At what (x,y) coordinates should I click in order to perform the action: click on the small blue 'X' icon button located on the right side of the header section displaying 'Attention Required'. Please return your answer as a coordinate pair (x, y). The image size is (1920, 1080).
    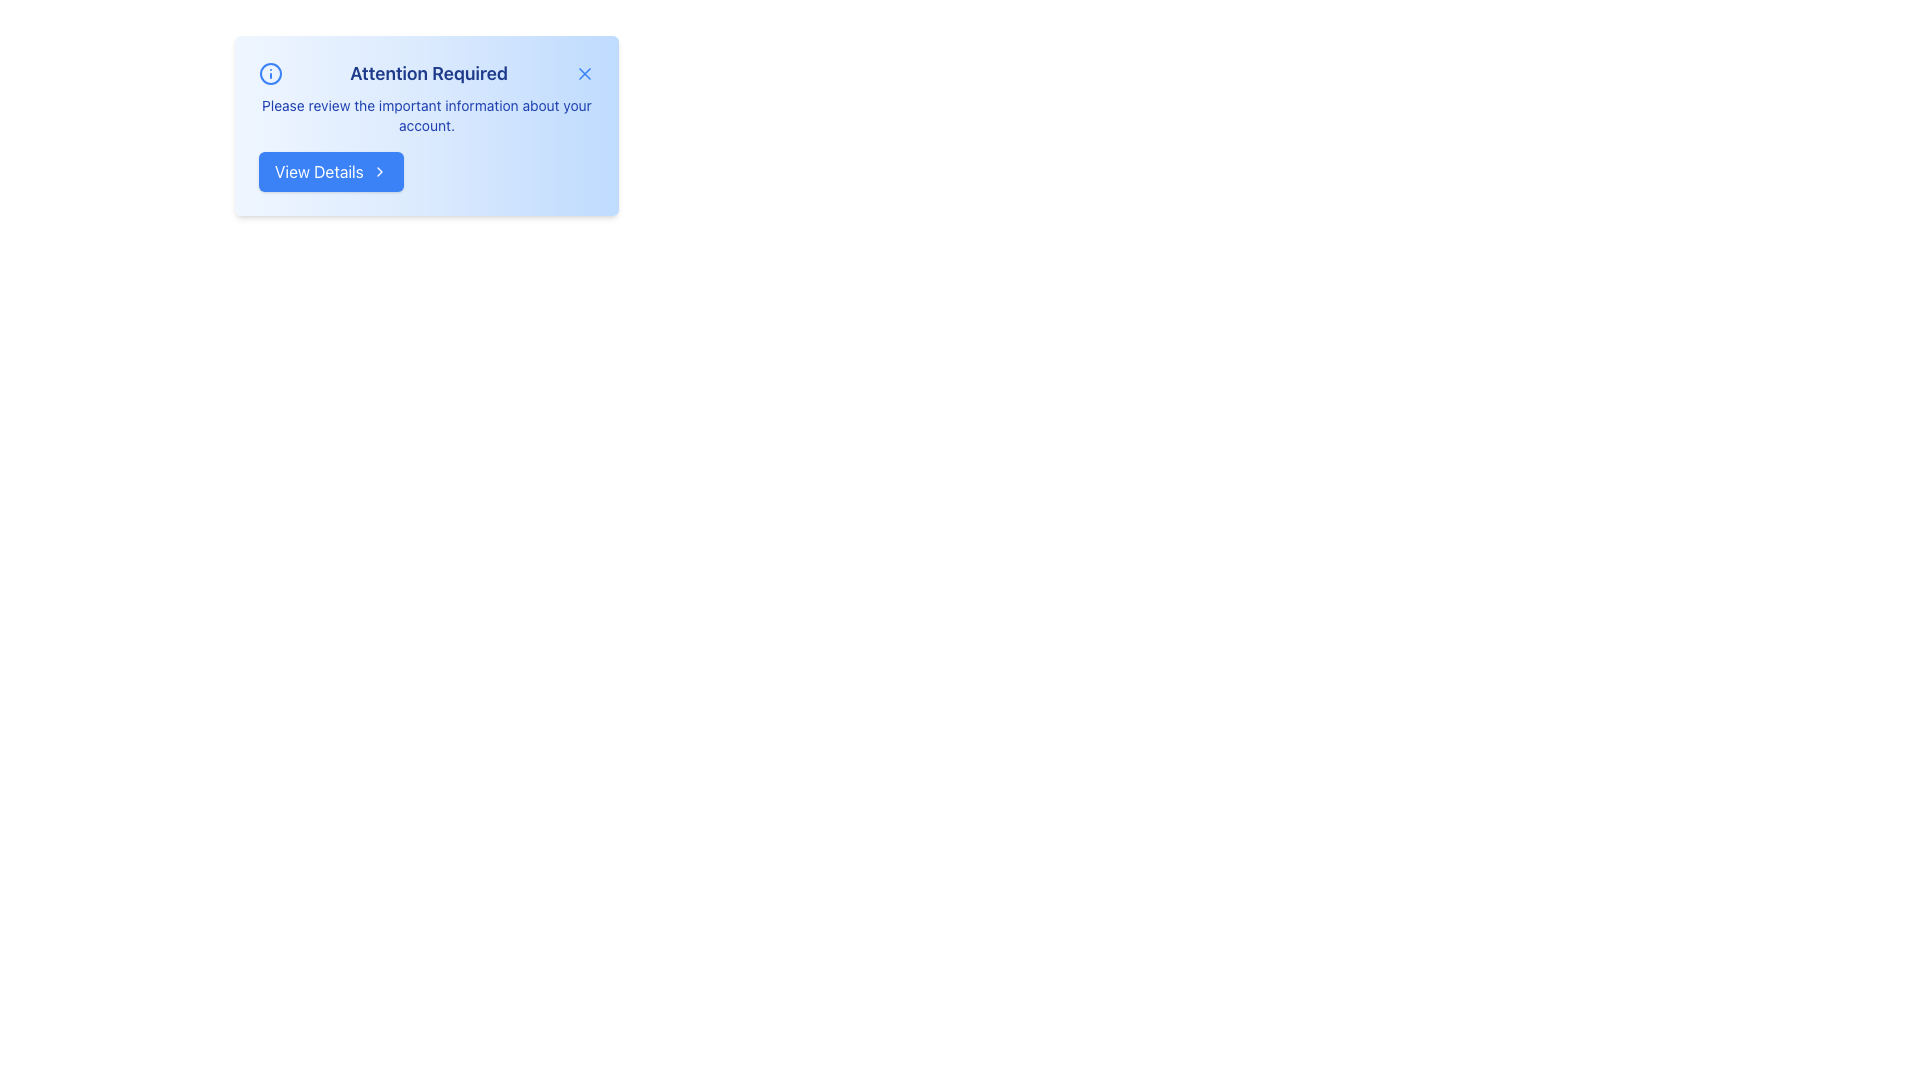
    Looking at the image, I should click on (584, 72).